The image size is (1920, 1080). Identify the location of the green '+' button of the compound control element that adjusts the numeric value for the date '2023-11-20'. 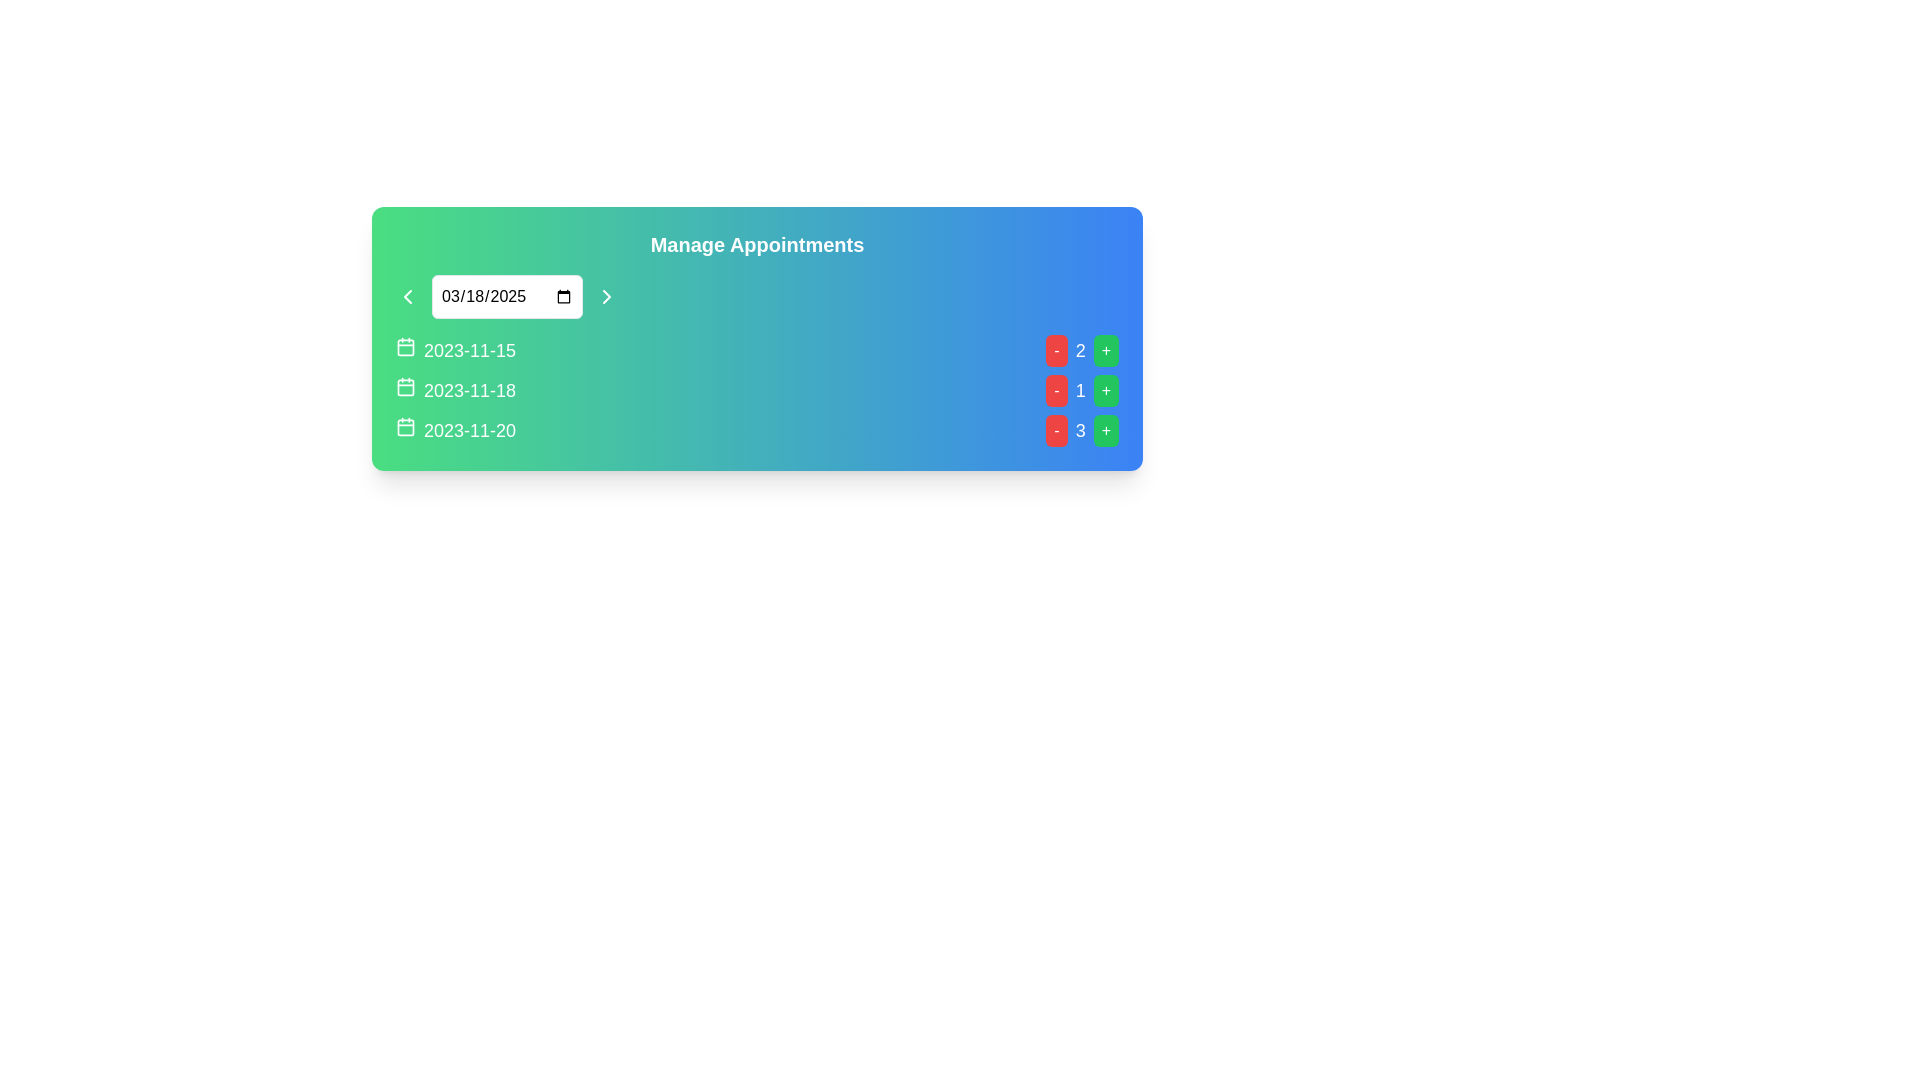
(1081, 430).